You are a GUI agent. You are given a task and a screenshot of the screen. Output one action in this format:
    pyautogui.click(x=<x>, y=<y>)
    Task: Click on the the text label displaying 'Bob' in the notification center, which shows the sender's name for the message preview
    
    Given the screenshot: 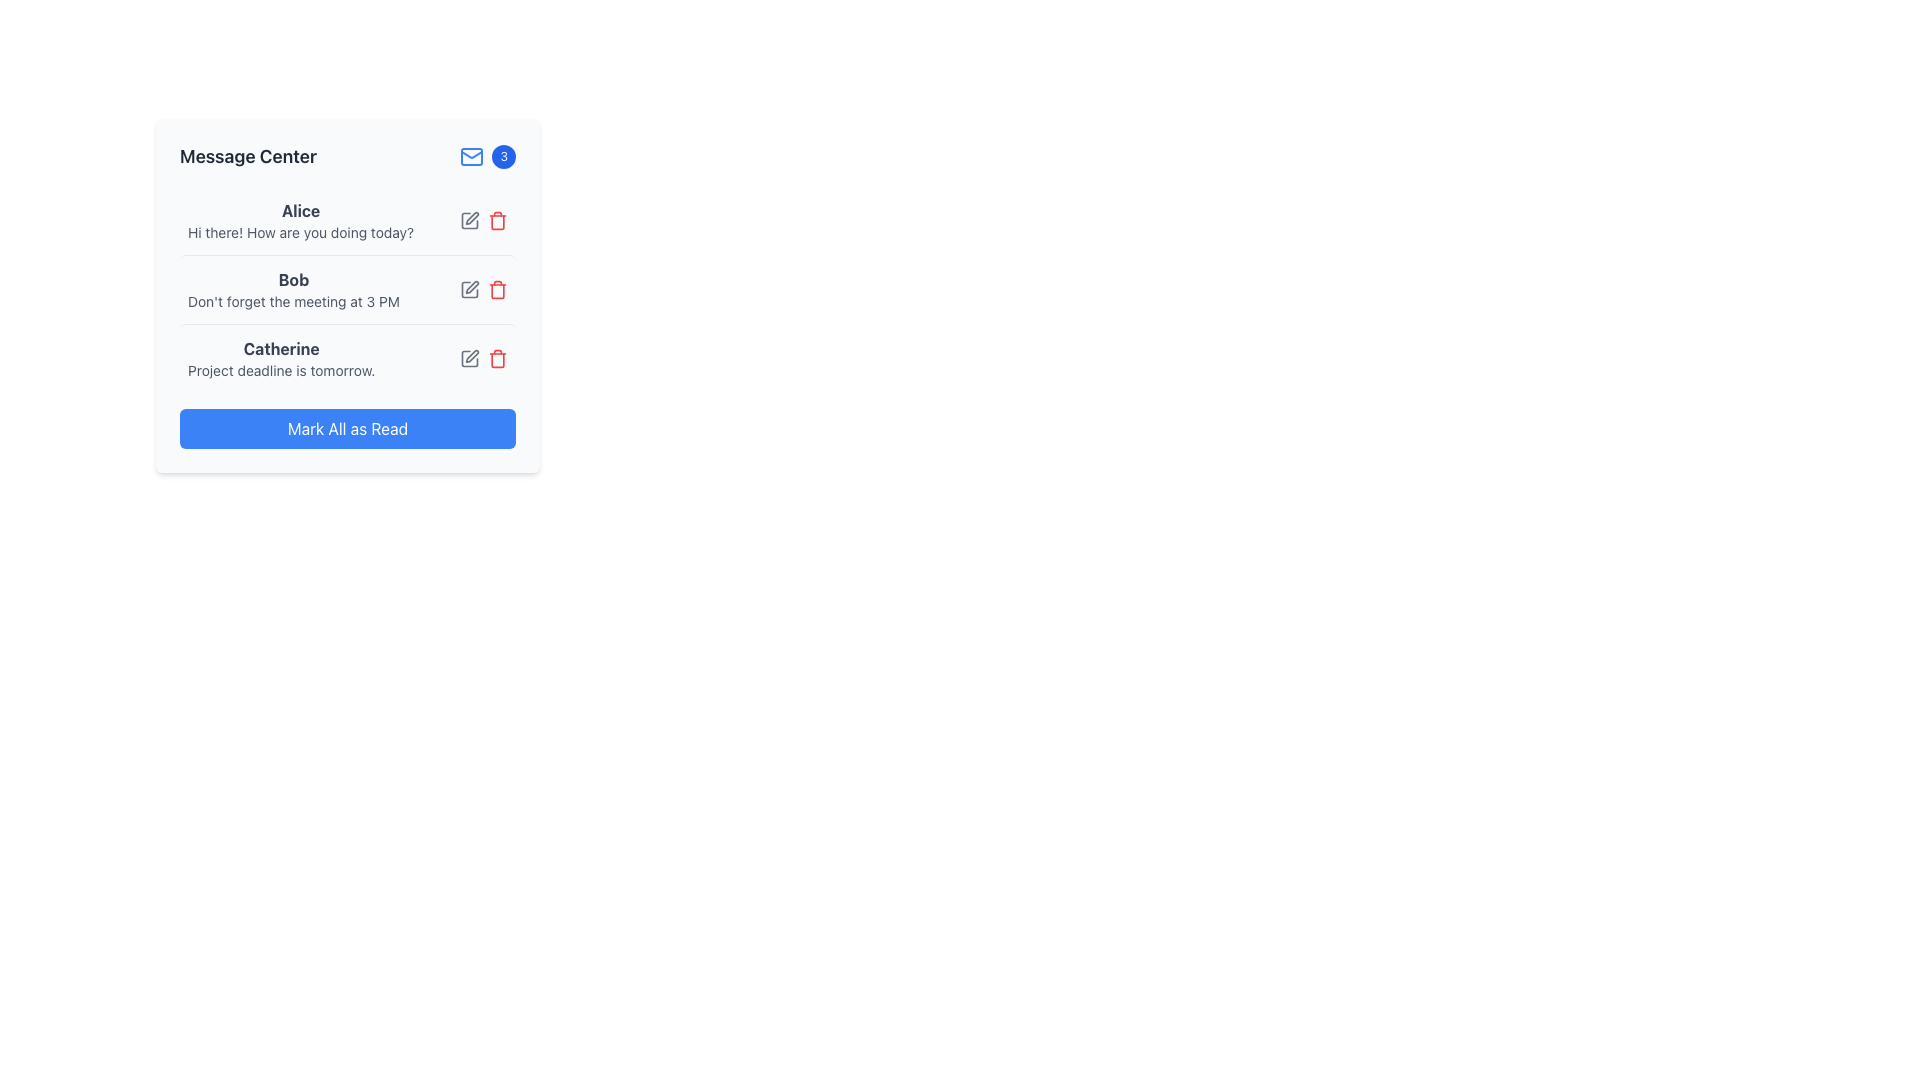 What is the action you would take?
    pyautogui.click(x=292, y=280)
    